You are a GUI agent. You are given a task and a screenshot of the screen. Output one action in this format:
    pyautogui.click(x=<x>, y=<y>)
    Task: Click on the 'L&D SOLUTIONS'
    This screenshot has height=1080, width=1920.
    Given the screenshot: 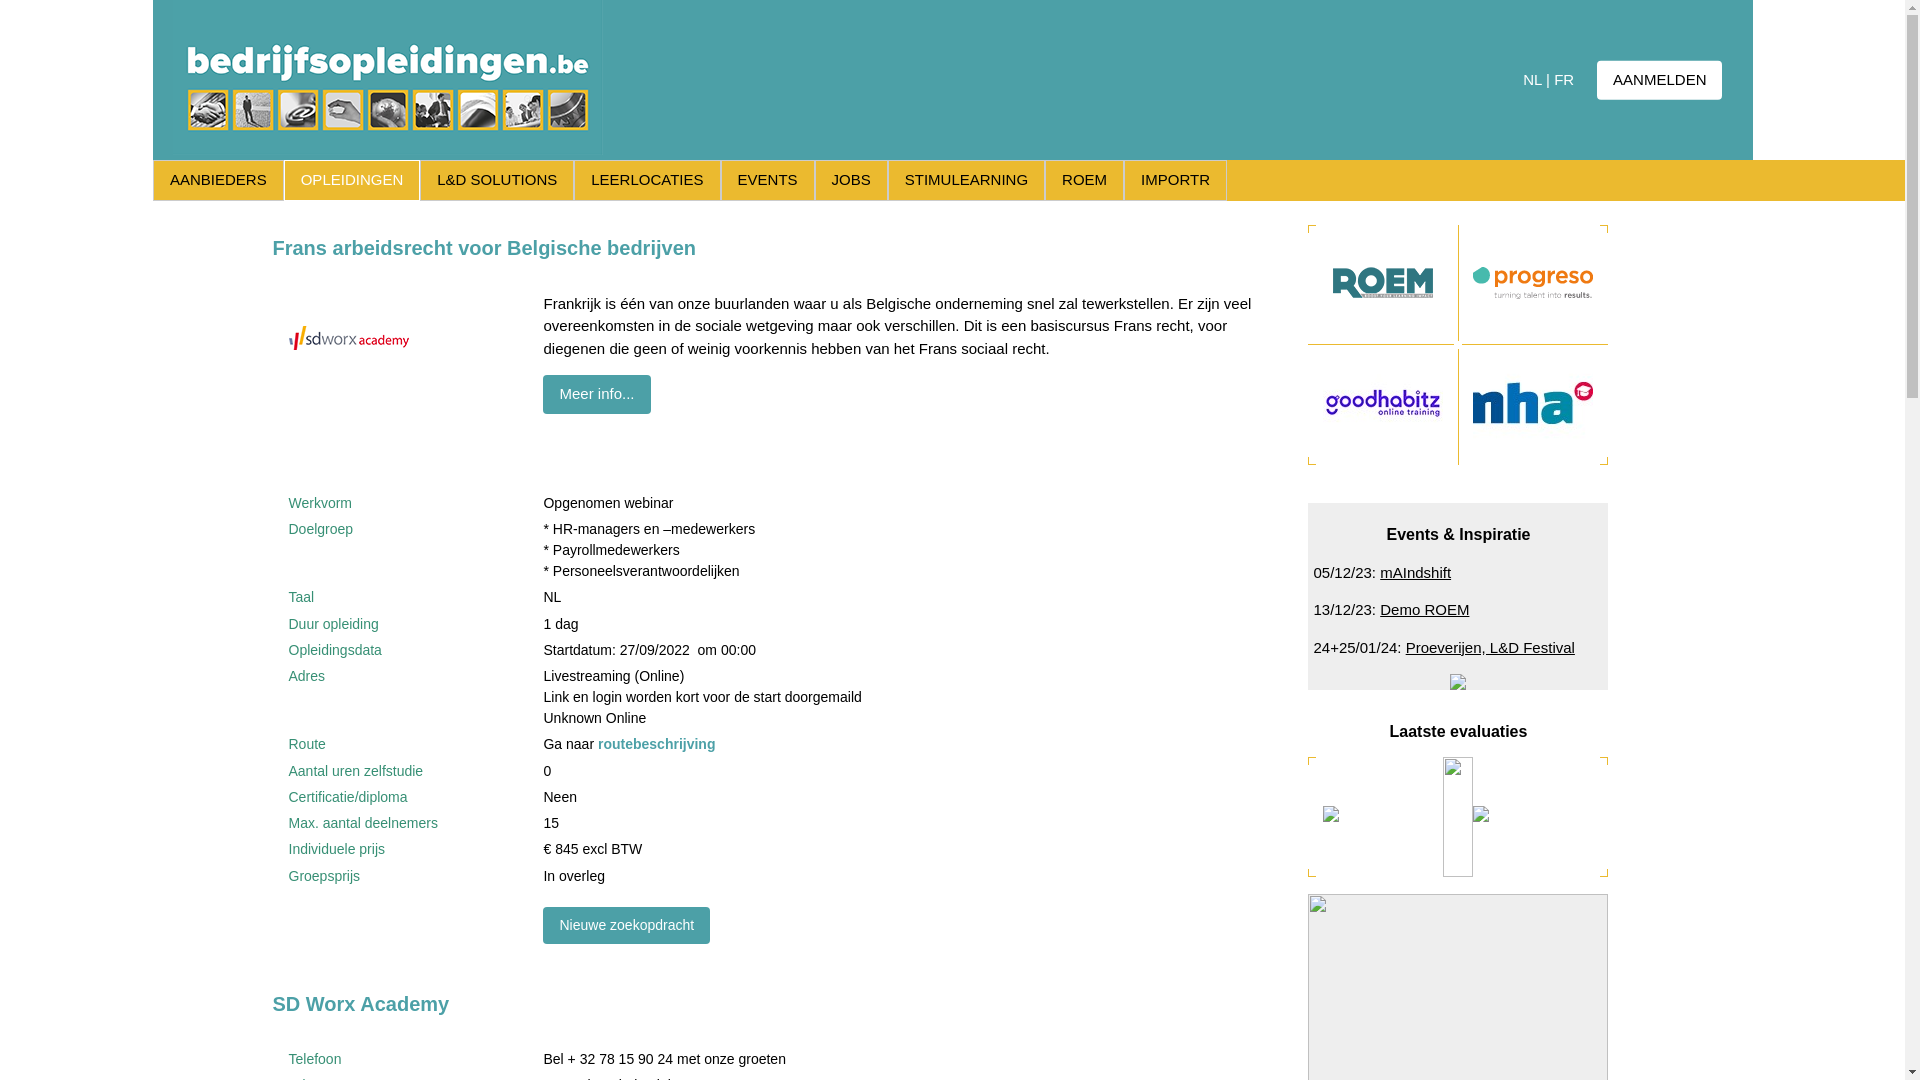 What is the action you would take?
    pyautogui.click(x=497, y=180)
    